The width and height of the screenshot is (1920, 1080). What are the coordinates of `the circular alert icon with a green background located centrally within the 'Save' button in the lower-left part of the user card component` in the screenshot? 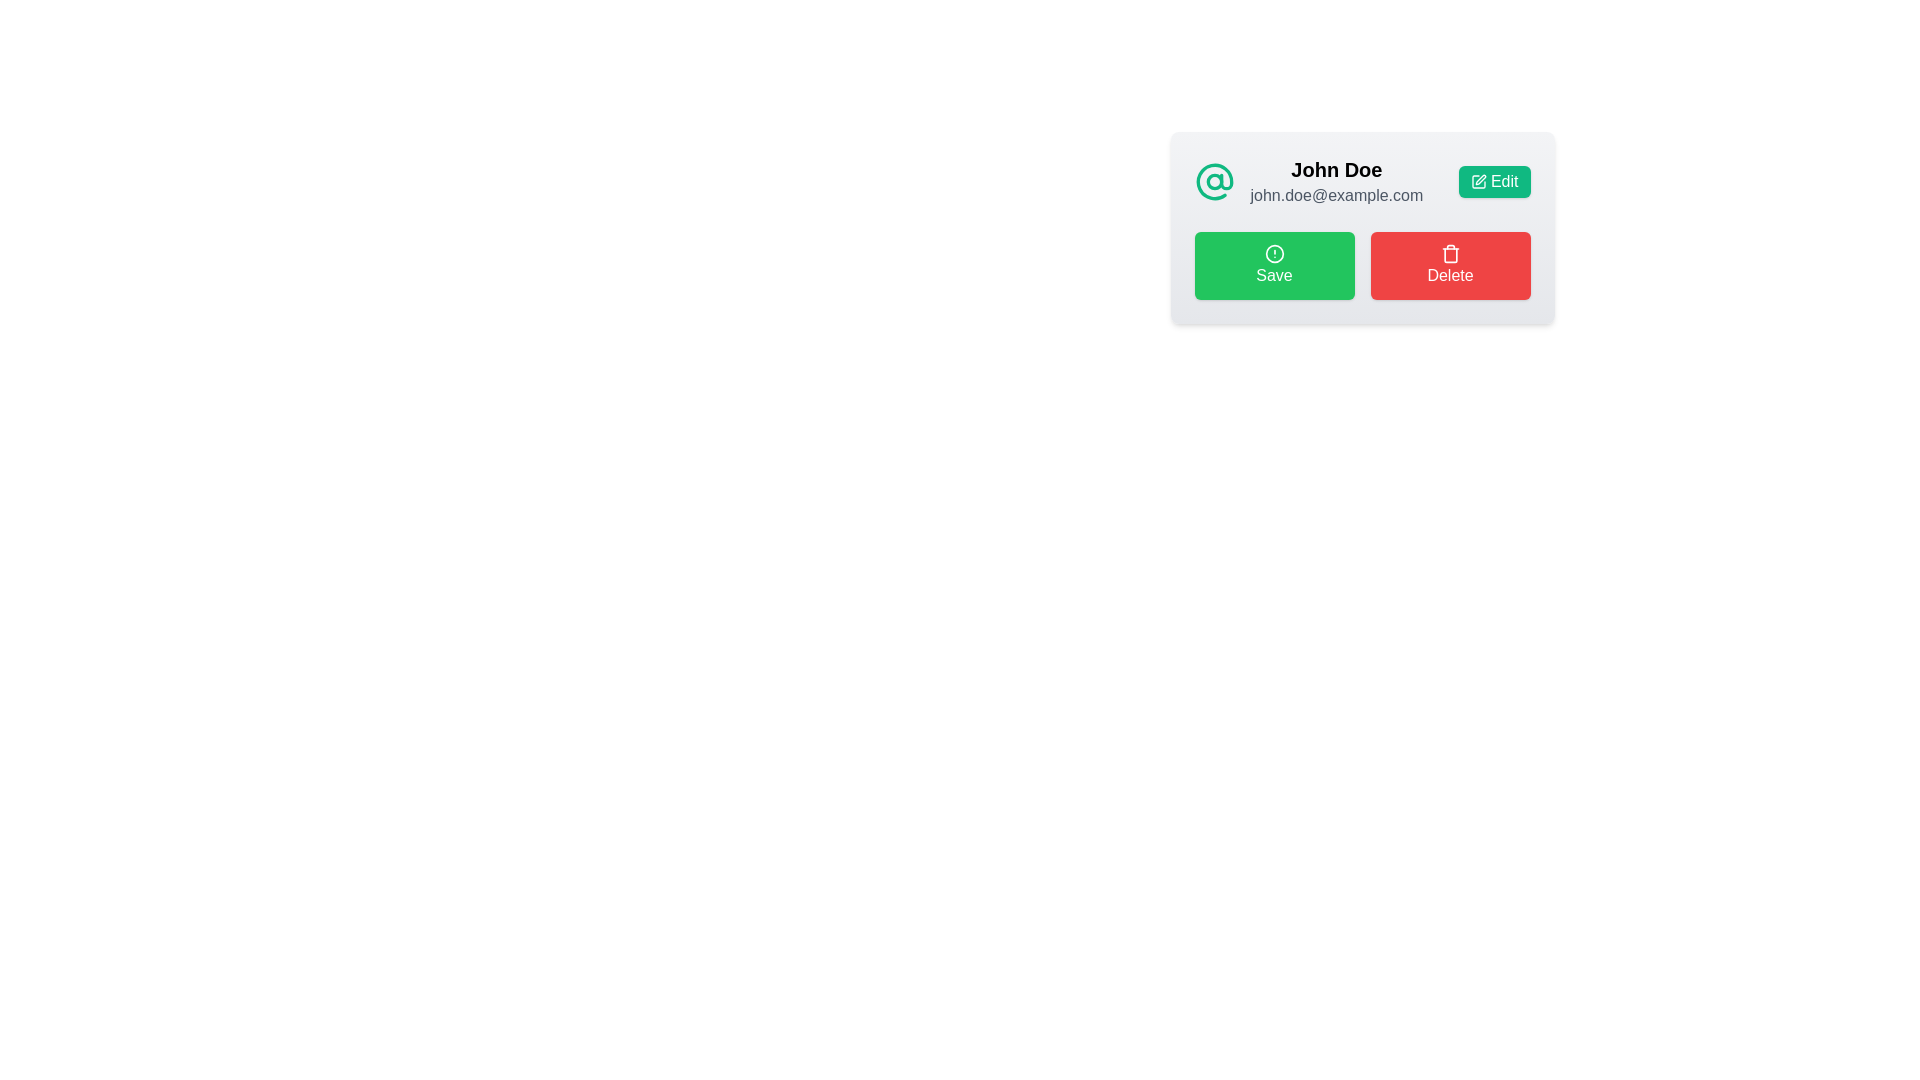 It's located at (1273, 253).